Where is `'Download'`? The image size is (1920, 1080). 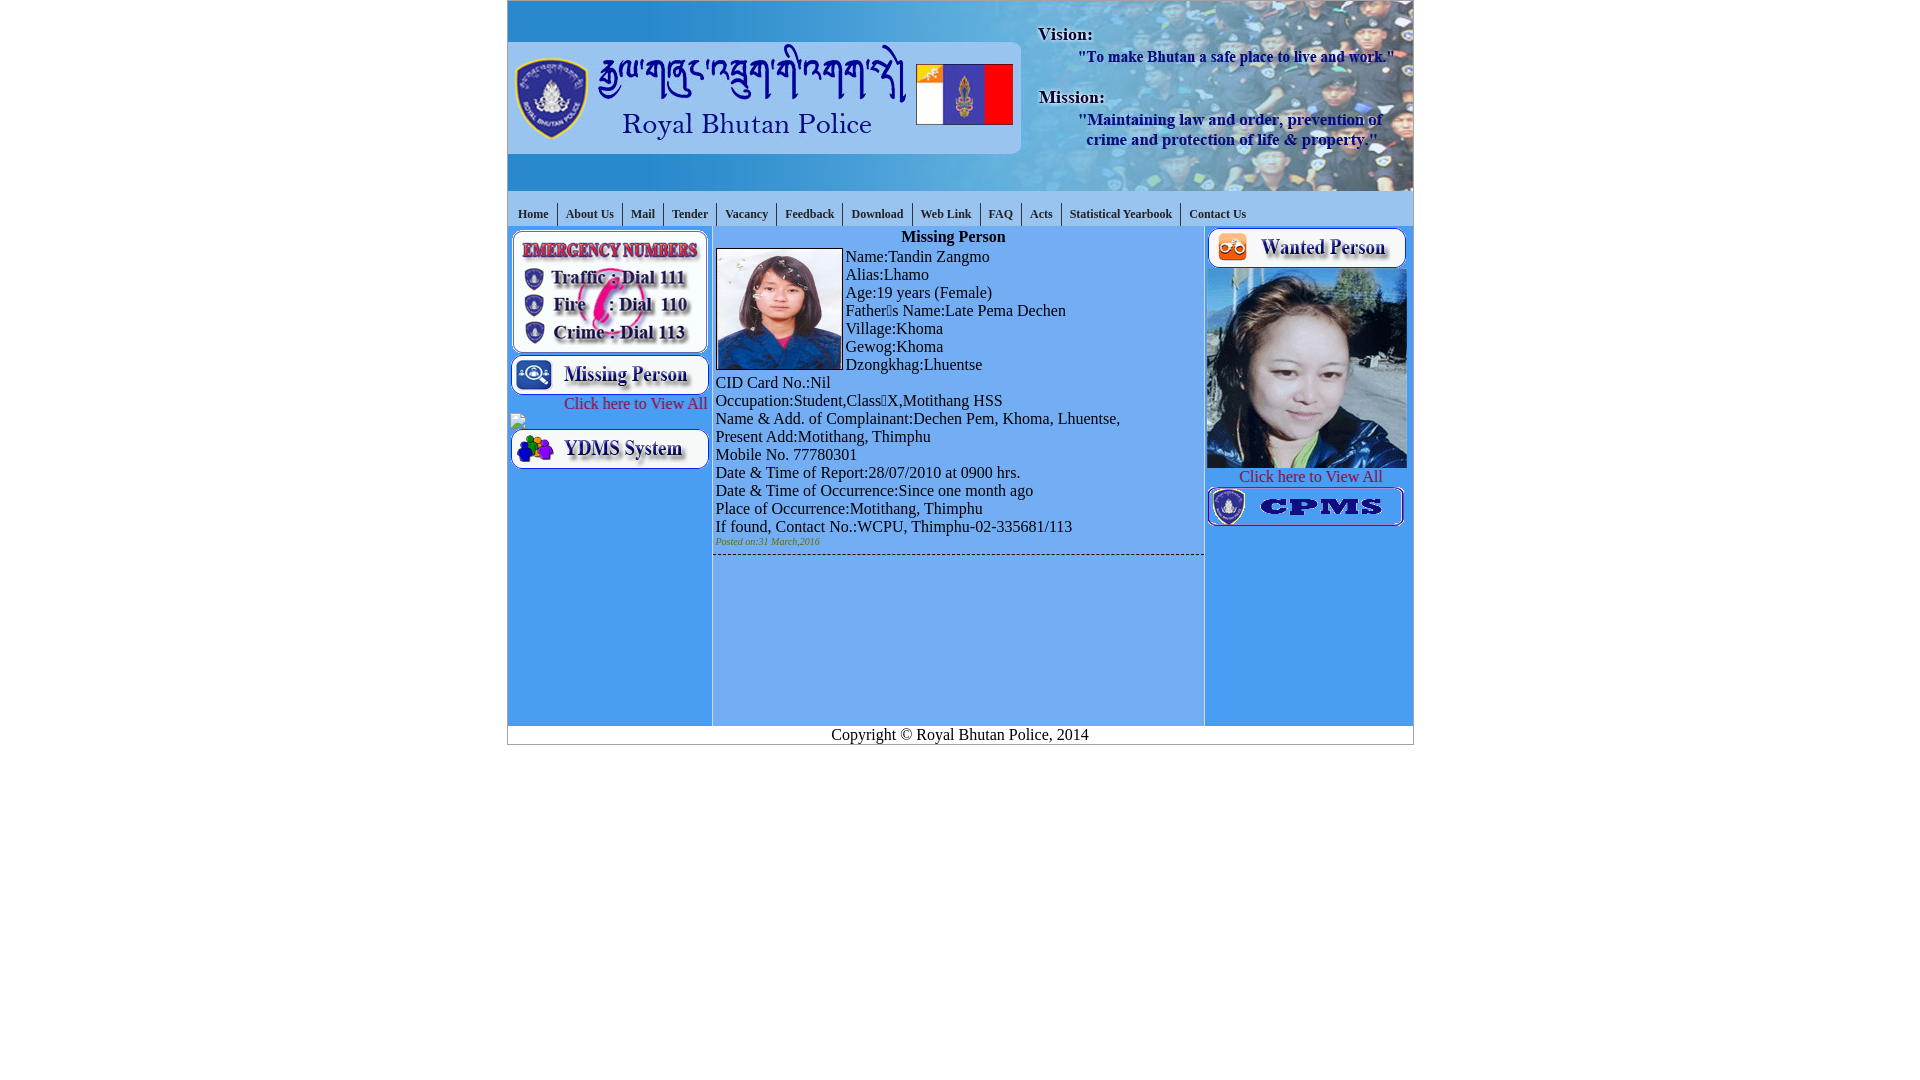
'Download' is located at coordinates (877, 214).